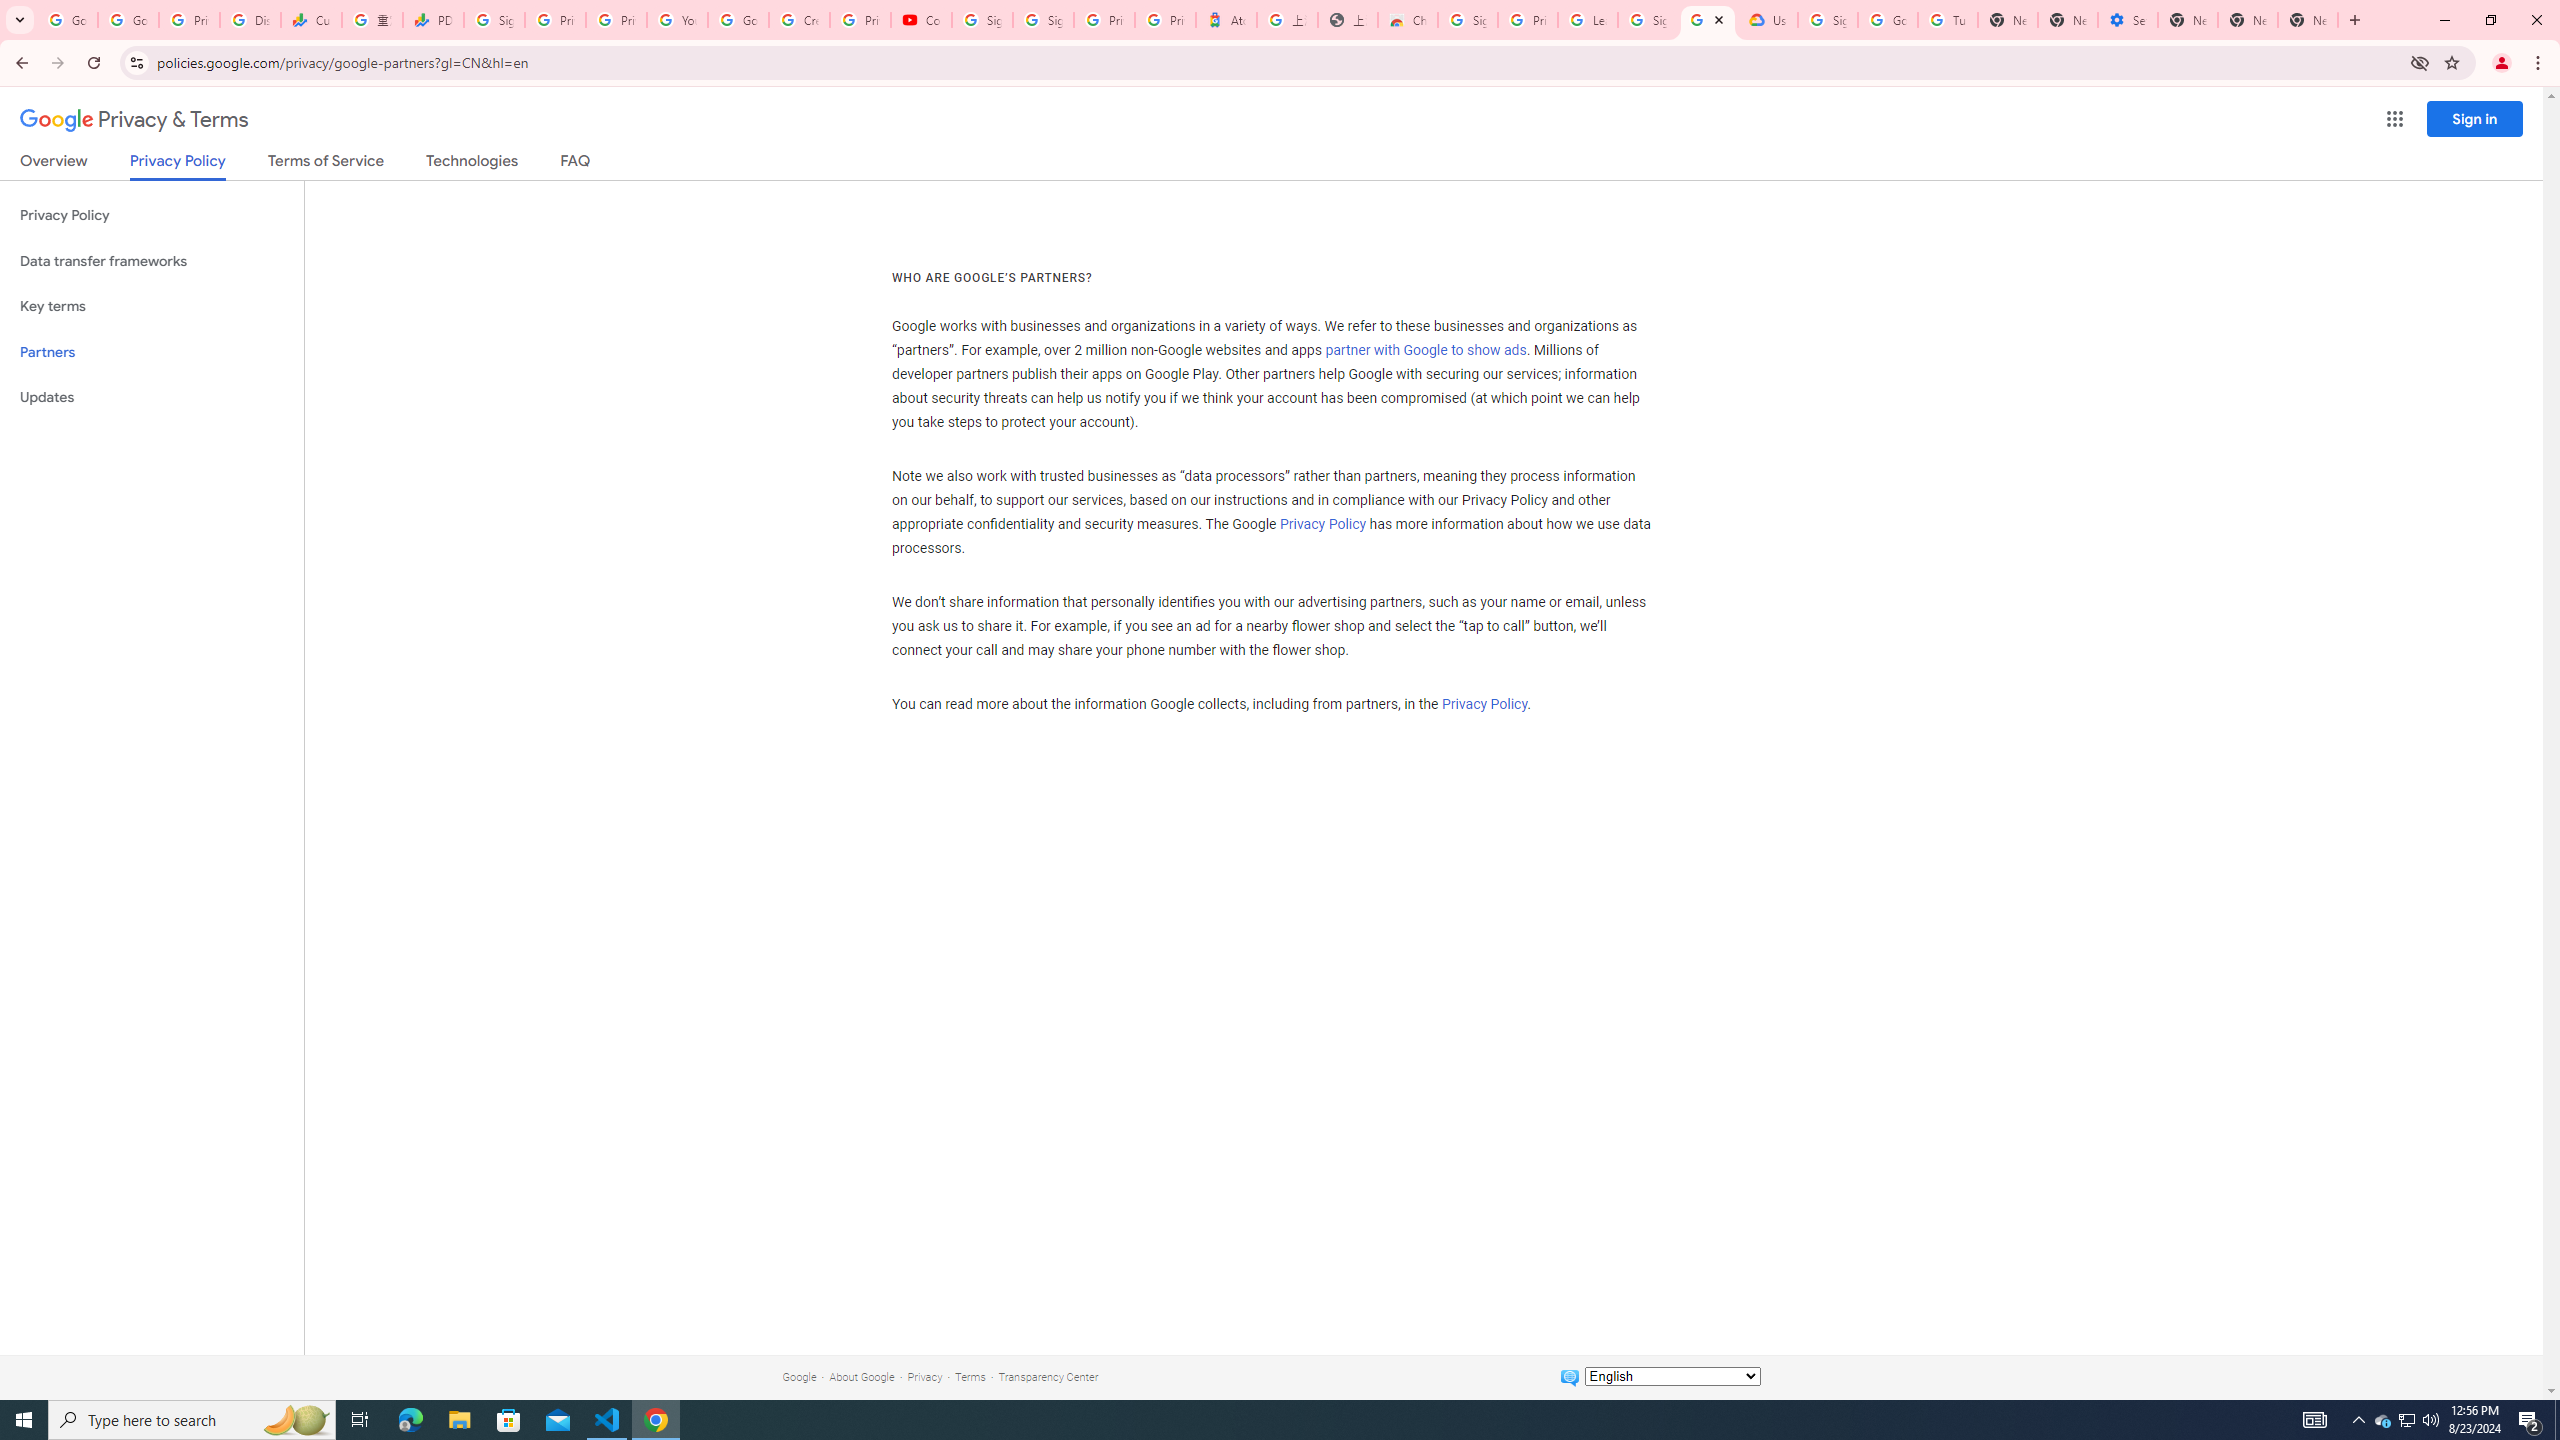 Image resolution: width=2560 pixels, height=1440 pixels. Describe the element at coordinates (66, 19) in the screenshot. I see `'Google Workspace Admin Community'` at that location.